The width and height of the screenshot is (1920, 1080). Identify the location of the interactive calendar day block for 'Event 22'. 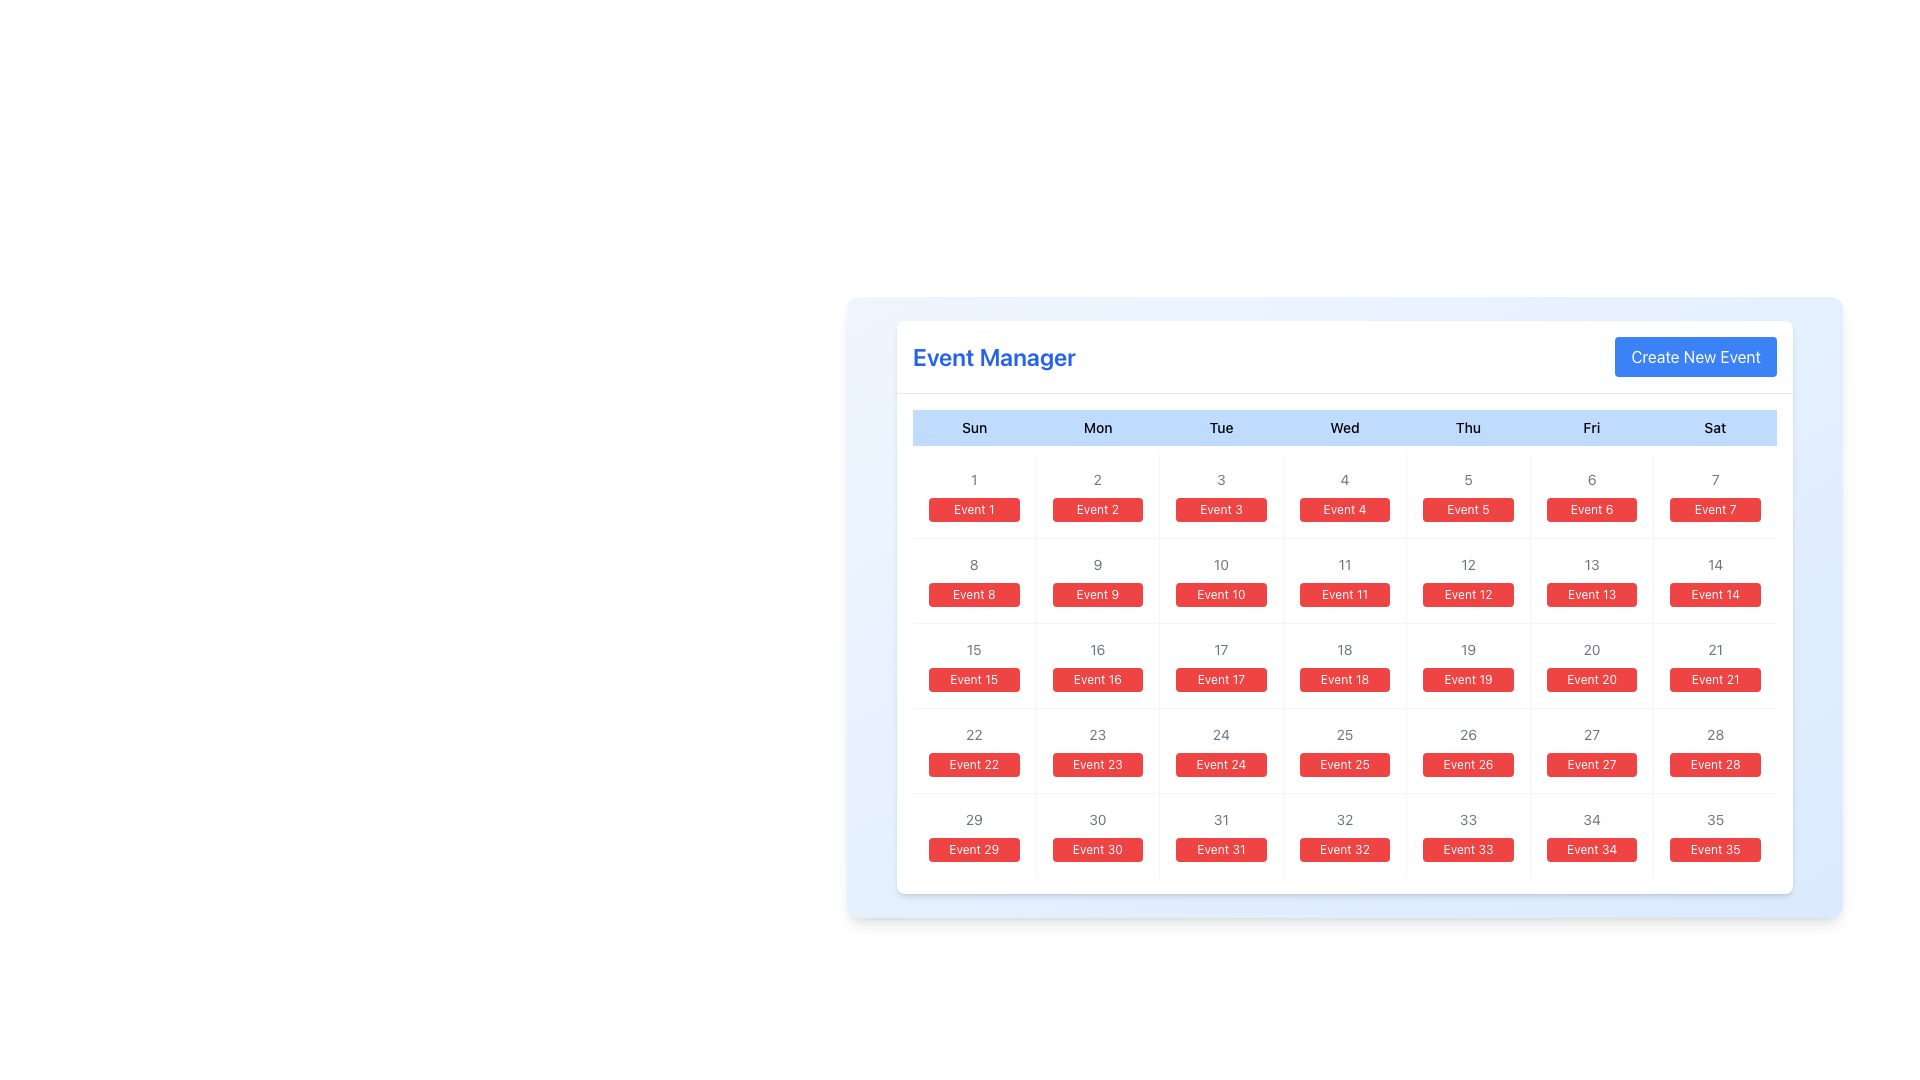
(974, 751).